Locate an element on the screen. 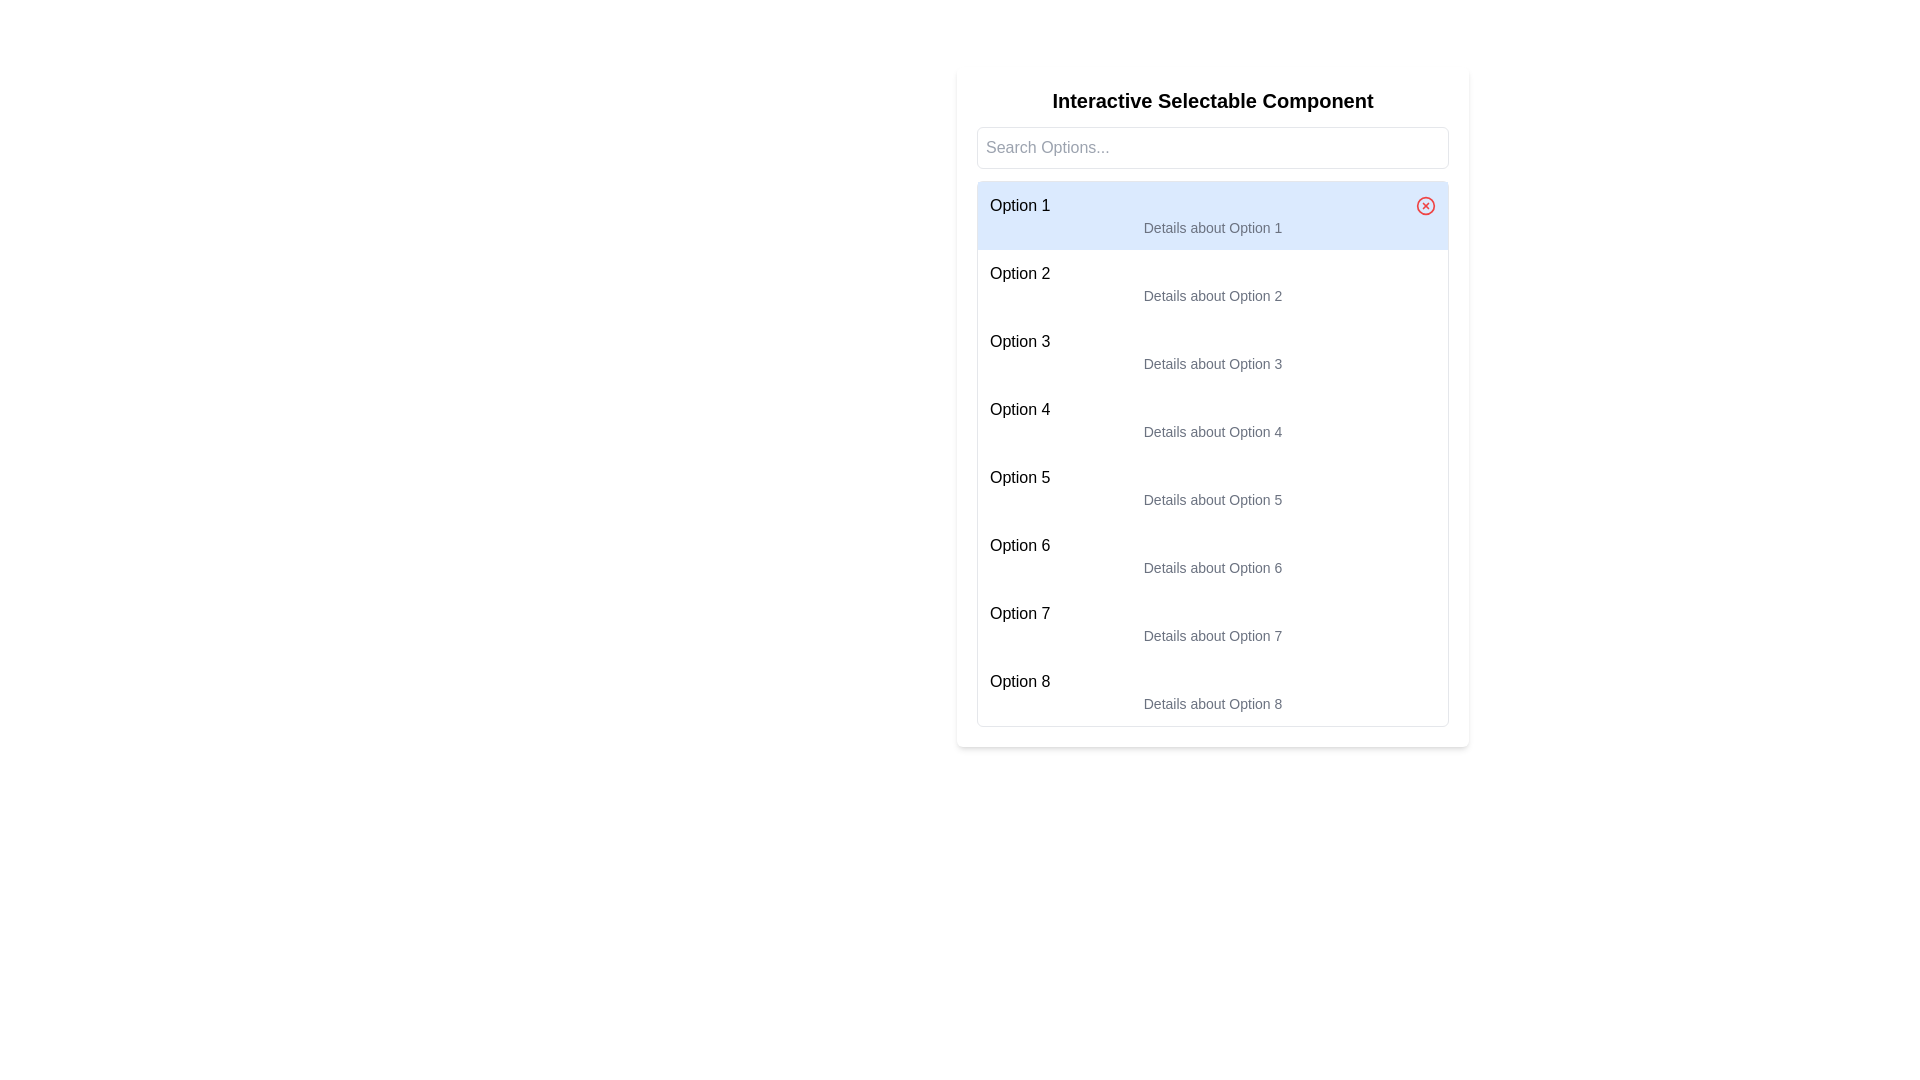  the text element containing 'Details about Option 8', which is styled in a smaller, gray font and positioned below 'Option 8' is located at coordinates (1212, 703).